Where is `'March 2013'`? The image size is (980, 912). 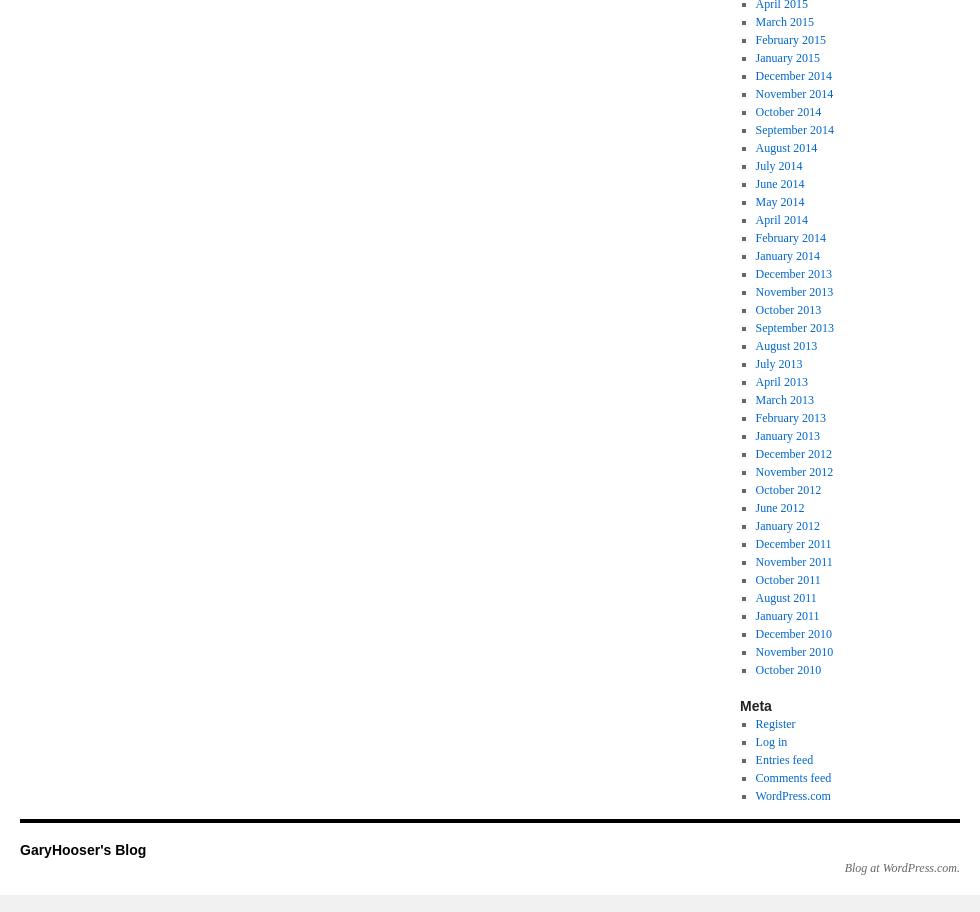
'March 2013' is located at coordinates (784, 399).